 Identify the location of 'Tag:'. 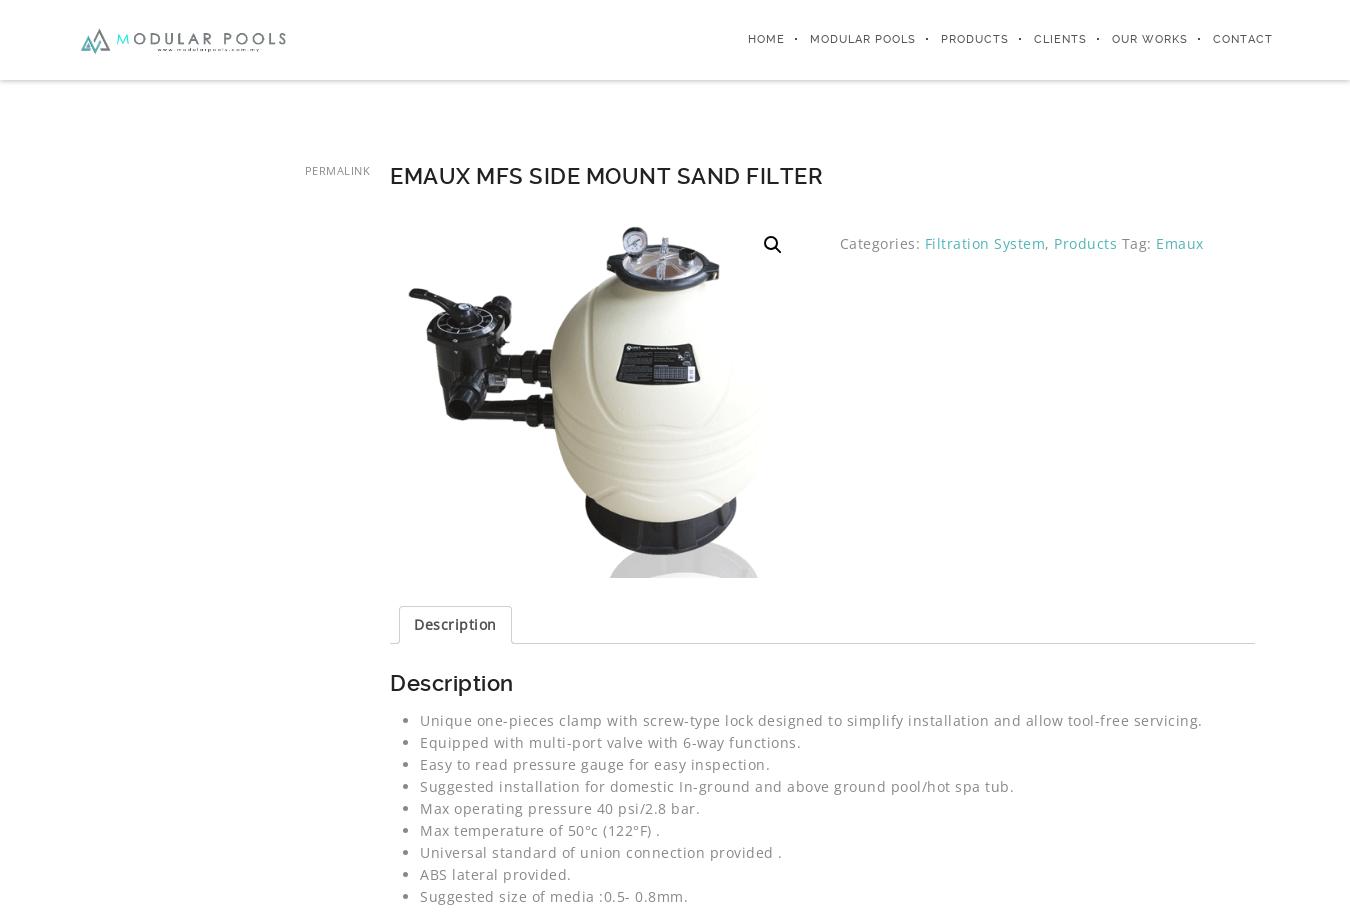
(1137, 243).